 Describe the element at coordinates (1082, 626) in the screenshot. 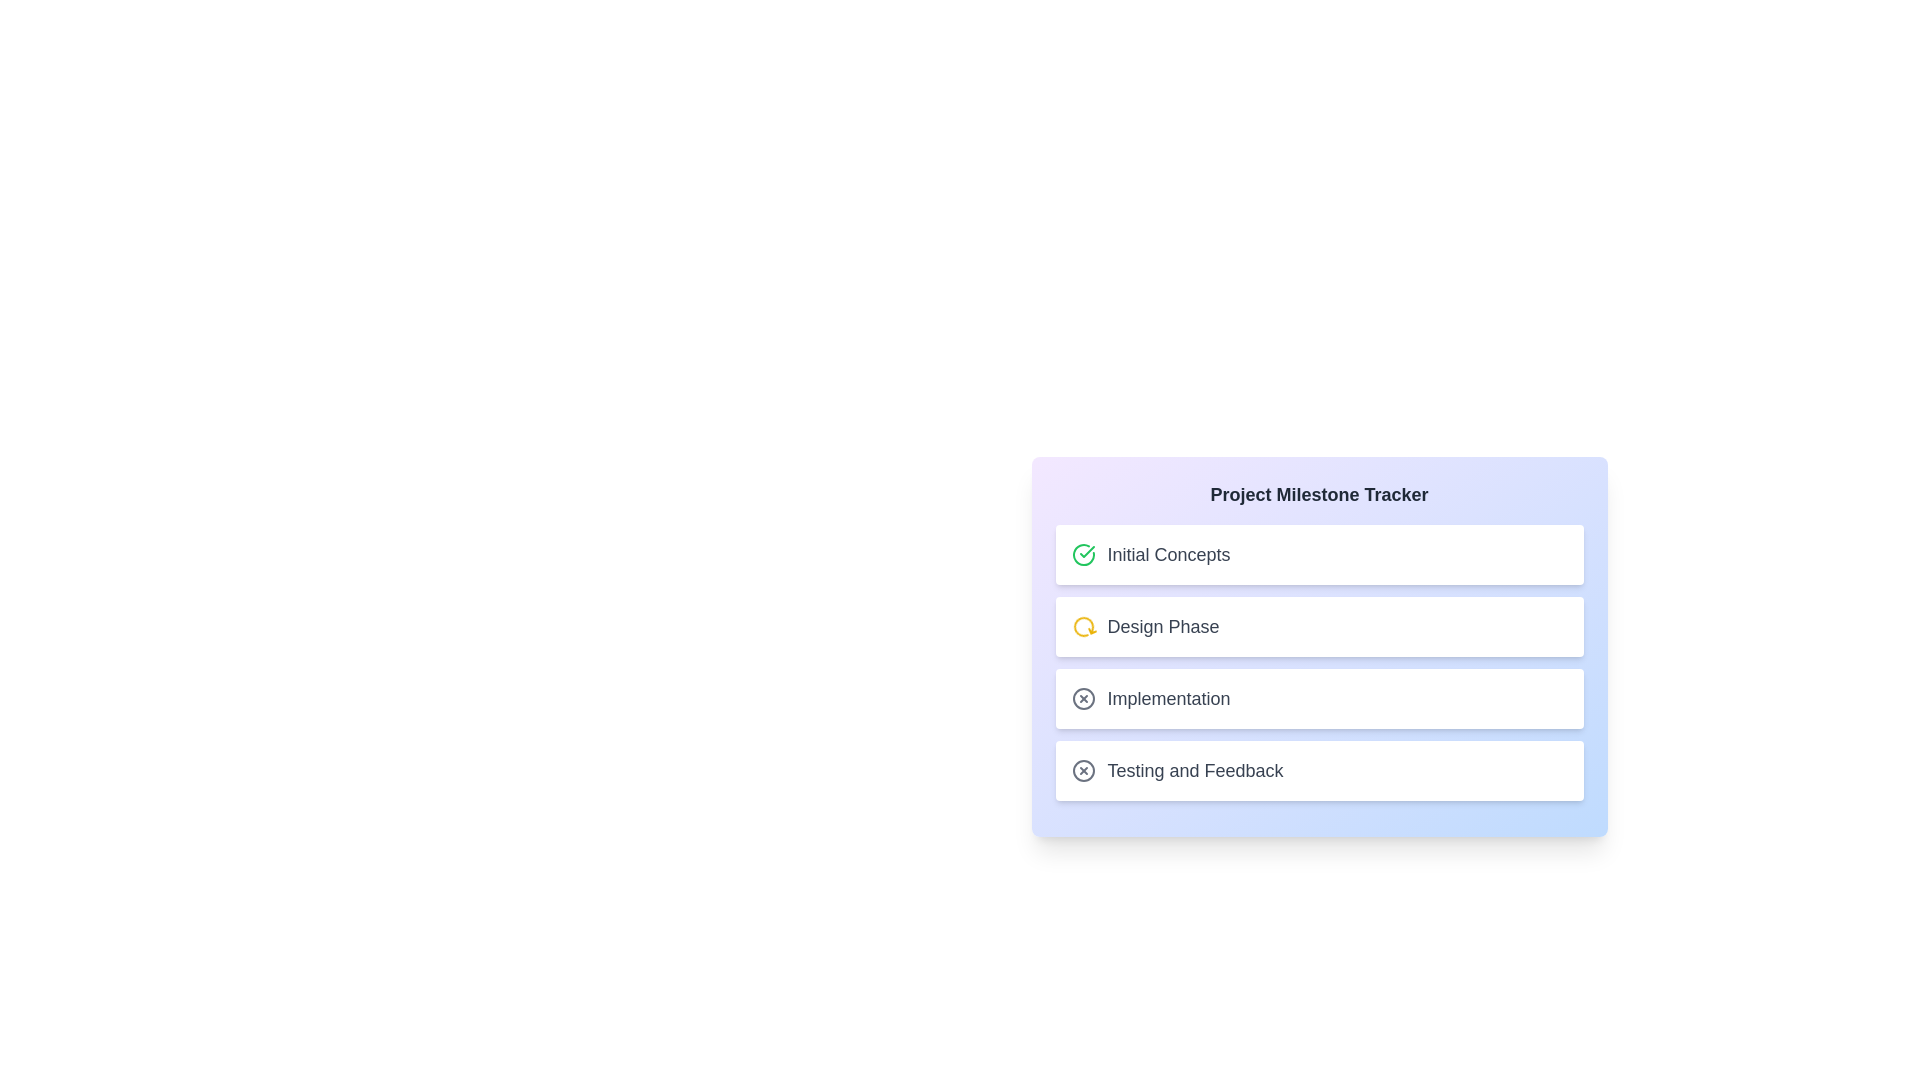

I see `the animation of the circular arrow symbol icon representing the progress indicator for the 'Design Phase' milestone in the 'Project Milestone Tracker.'` at that location.